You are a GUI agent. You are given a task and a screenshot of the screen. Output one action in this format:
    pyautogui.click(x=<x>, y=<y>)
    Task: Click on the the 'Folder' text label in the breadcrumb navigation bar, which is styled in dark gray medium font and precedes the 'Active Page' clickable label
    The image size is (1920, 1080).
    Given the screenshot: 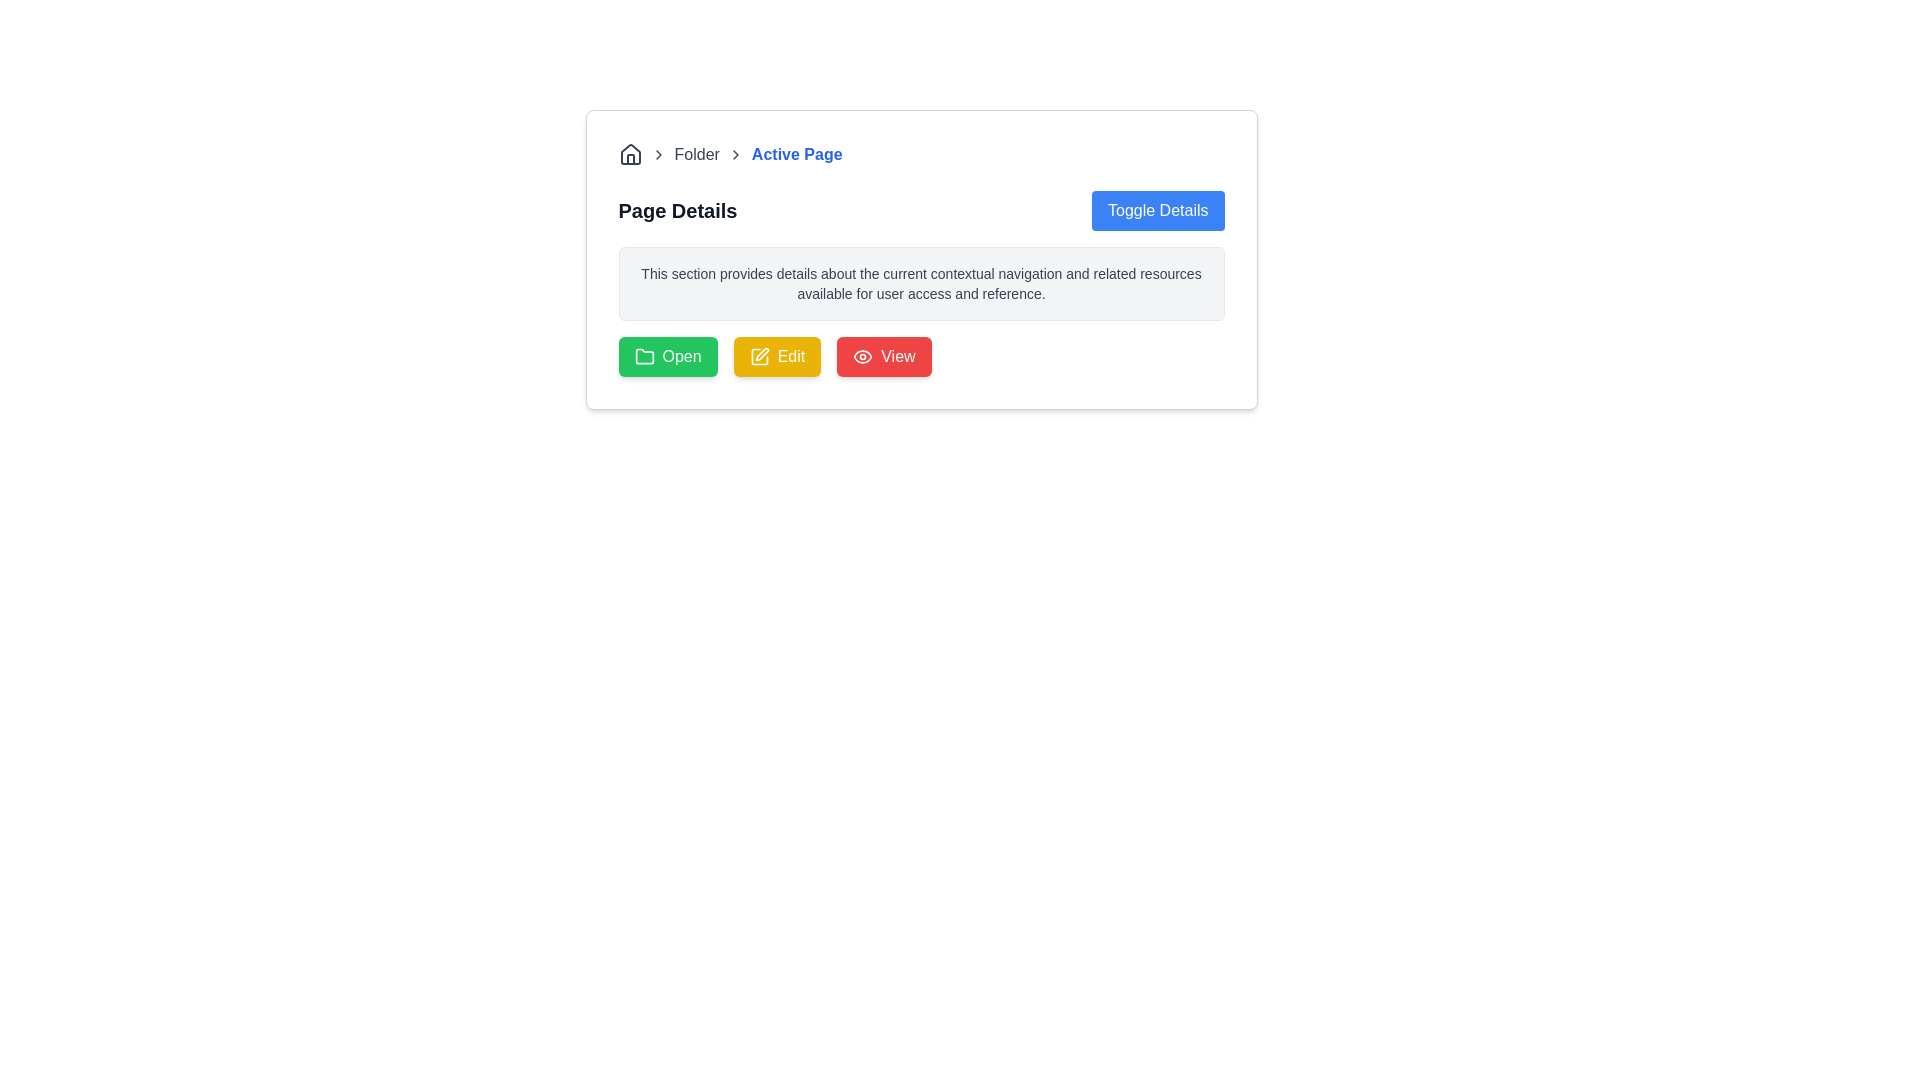 What is the action you would take?
    pyautogui.click(x=697, y=153)
    